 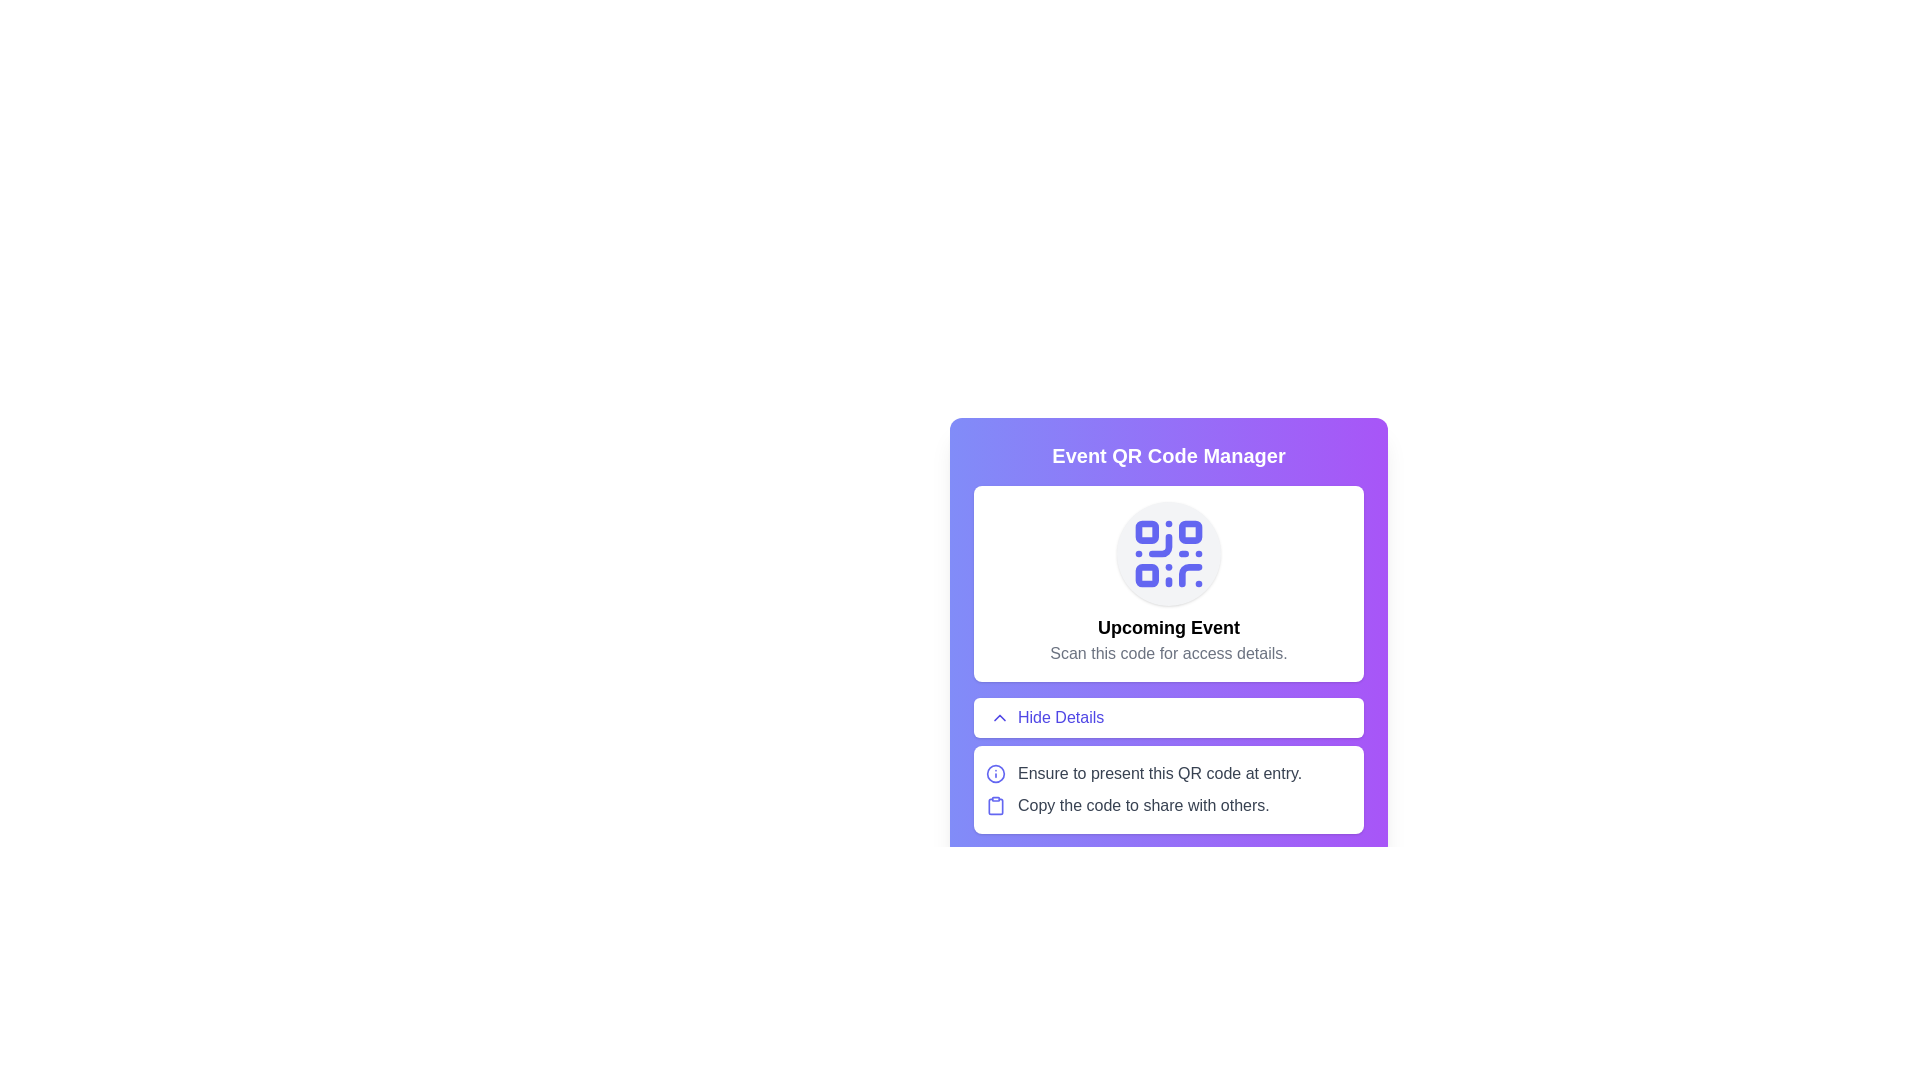 What do you see at coordinates (1169, 627) in the screenshot?
I see `the text label titled 'Upcoming Event', which is centered within the card layout above the line 'Scan this code for access details'` at bounding box center [1169, 627].